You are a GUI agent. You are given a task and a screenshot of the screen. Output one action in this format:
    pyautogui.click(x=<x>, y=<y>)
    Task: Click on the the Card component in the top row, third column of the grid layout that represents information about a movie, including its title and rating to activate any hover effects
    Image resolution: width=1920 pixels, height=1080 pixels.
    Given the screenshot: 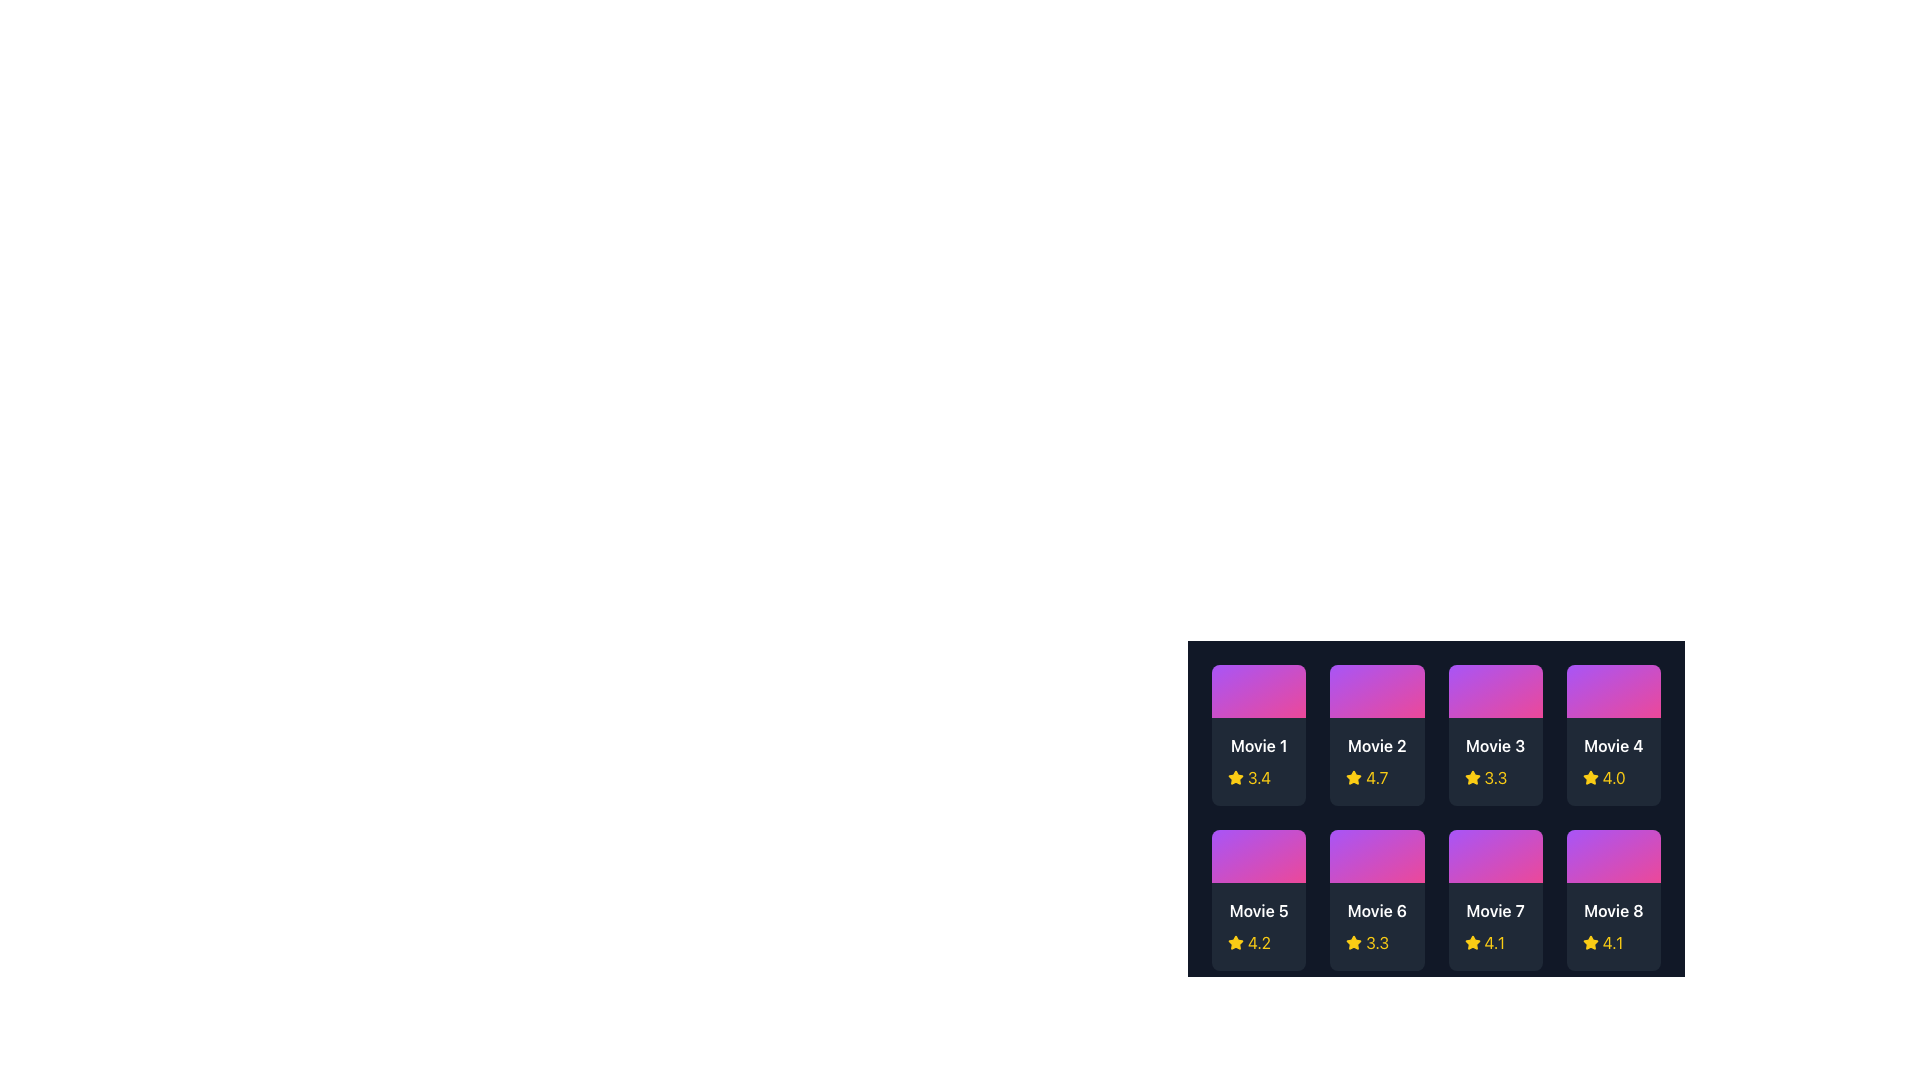 What is the action you would take?
    pyautogui.click(x=1495, y=762)
    